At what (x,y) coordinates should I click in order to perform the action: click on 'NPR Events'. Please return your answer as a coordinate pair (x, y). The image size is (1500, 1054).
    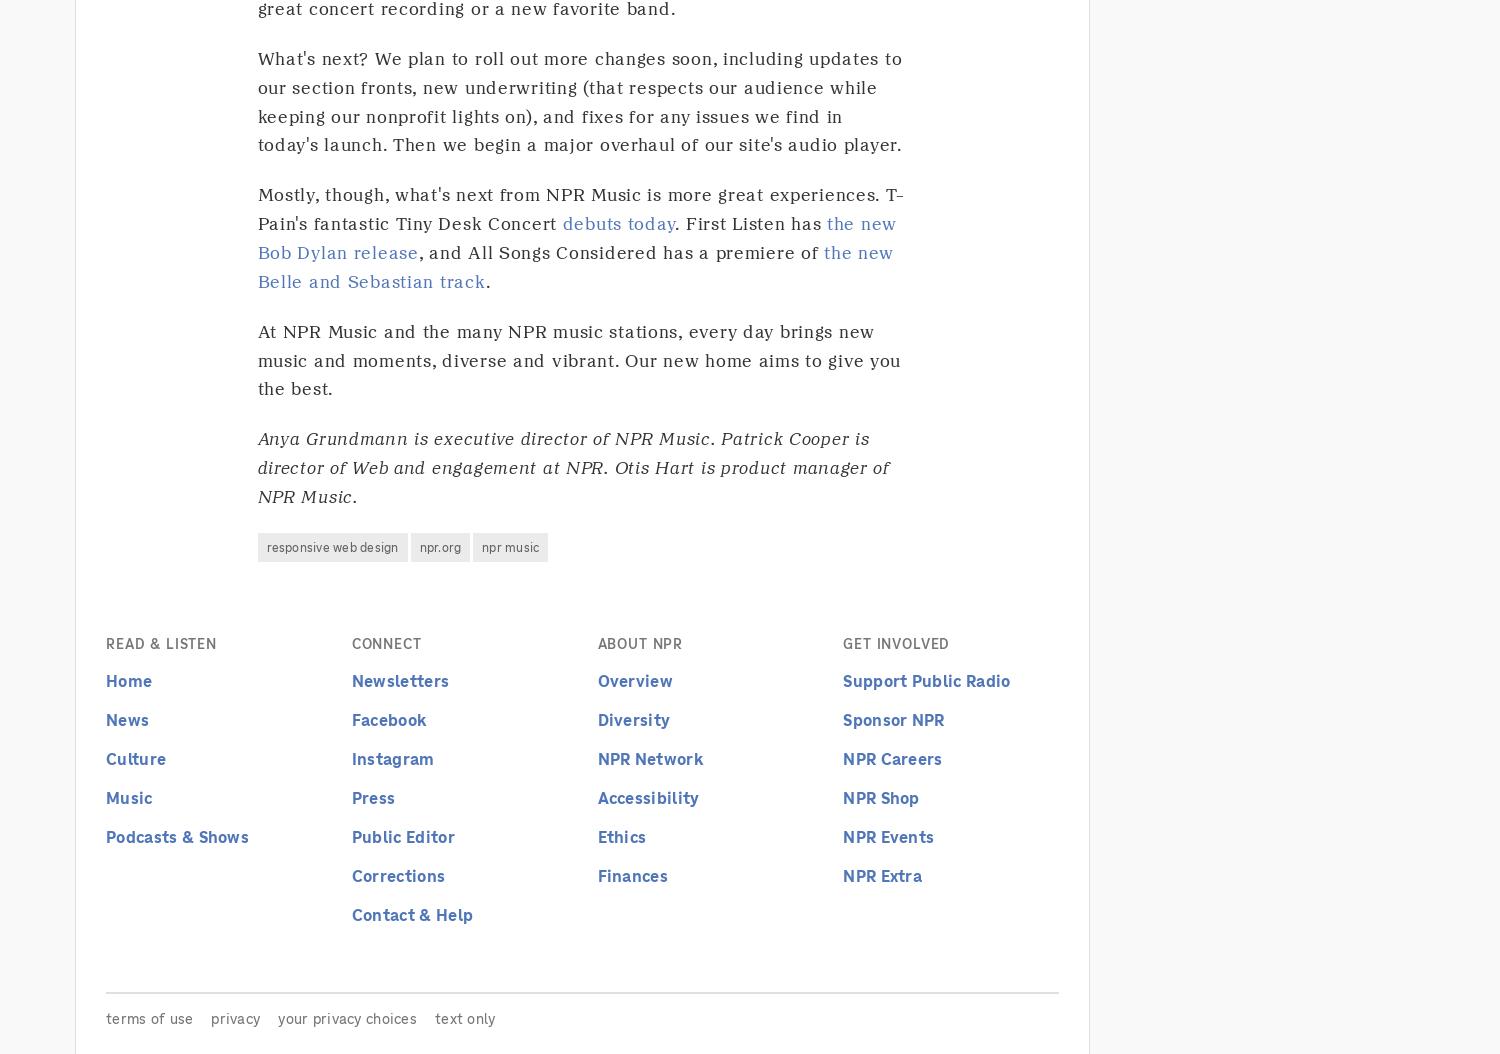
    Looking at the image, I should click on (888, 835).